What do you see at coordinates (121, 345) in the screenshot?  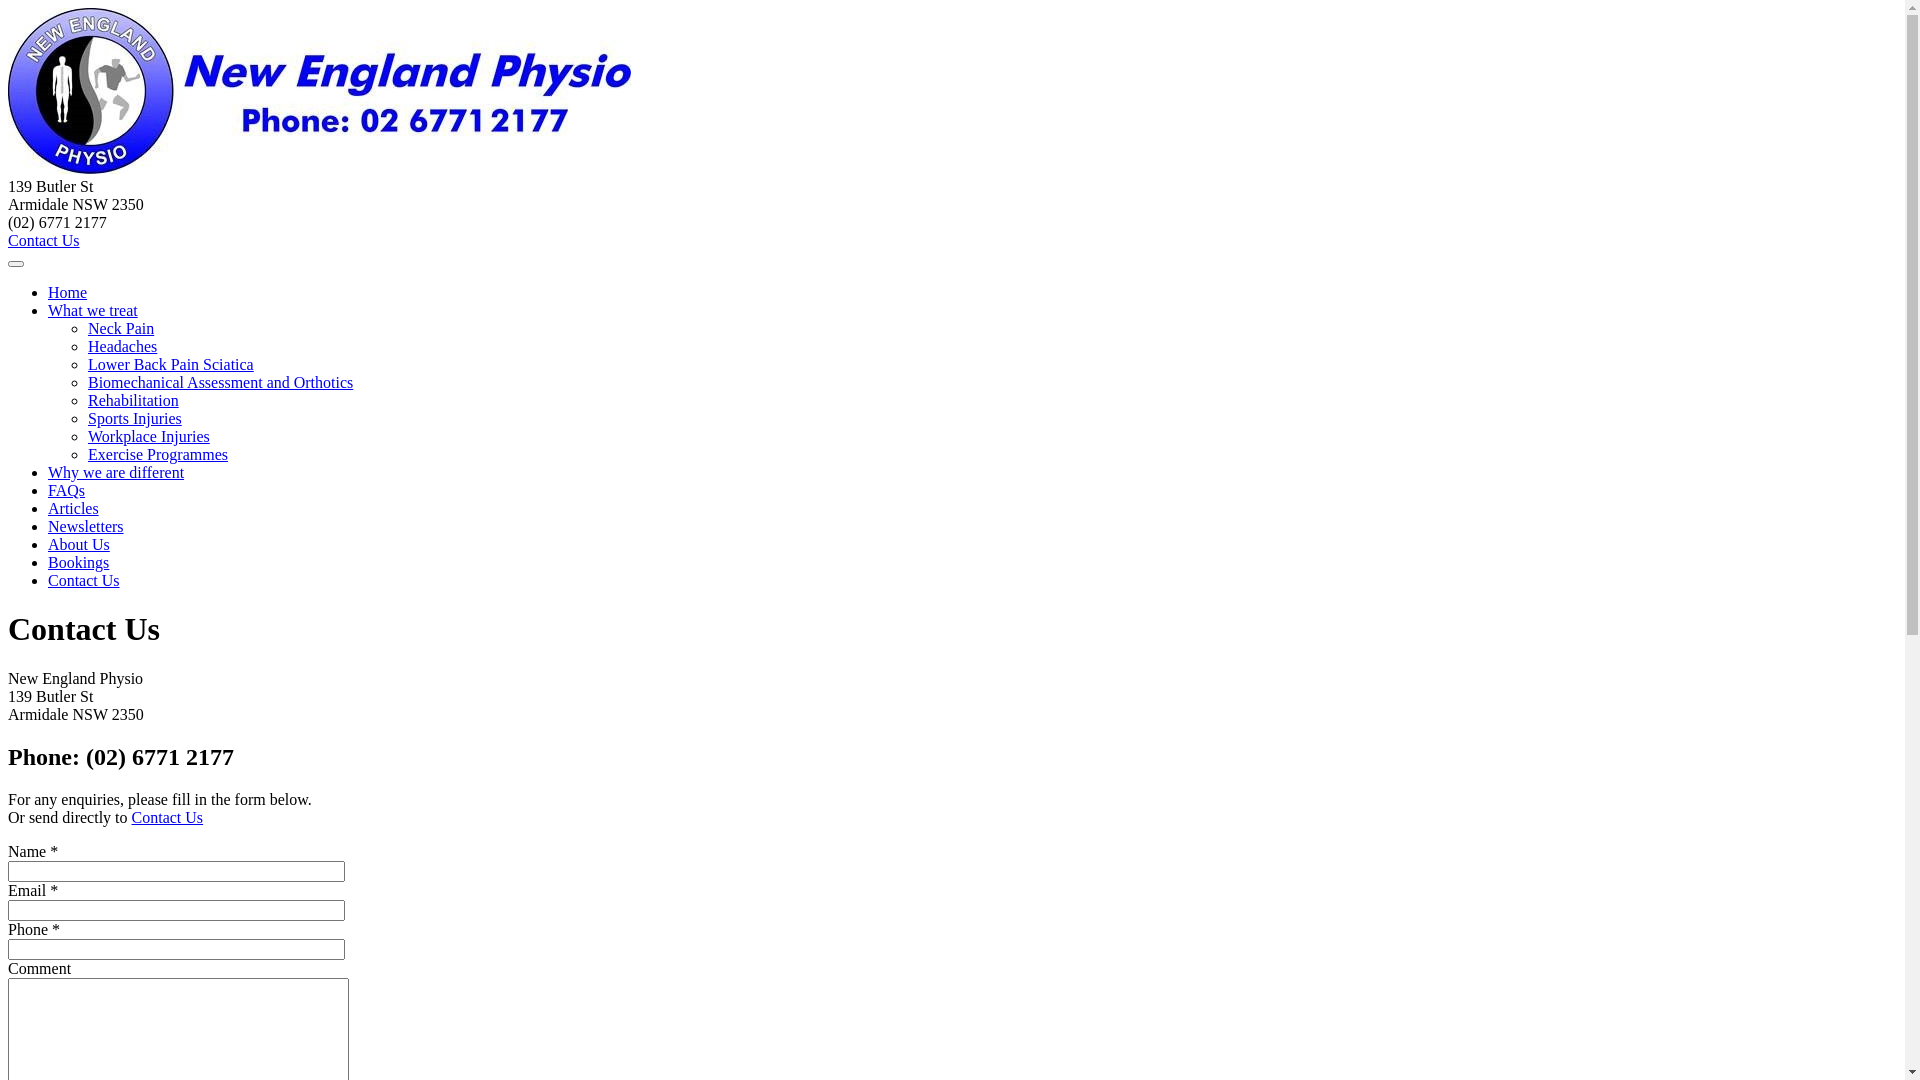 I see `'Headaches'` at bounding box center [121, 345].